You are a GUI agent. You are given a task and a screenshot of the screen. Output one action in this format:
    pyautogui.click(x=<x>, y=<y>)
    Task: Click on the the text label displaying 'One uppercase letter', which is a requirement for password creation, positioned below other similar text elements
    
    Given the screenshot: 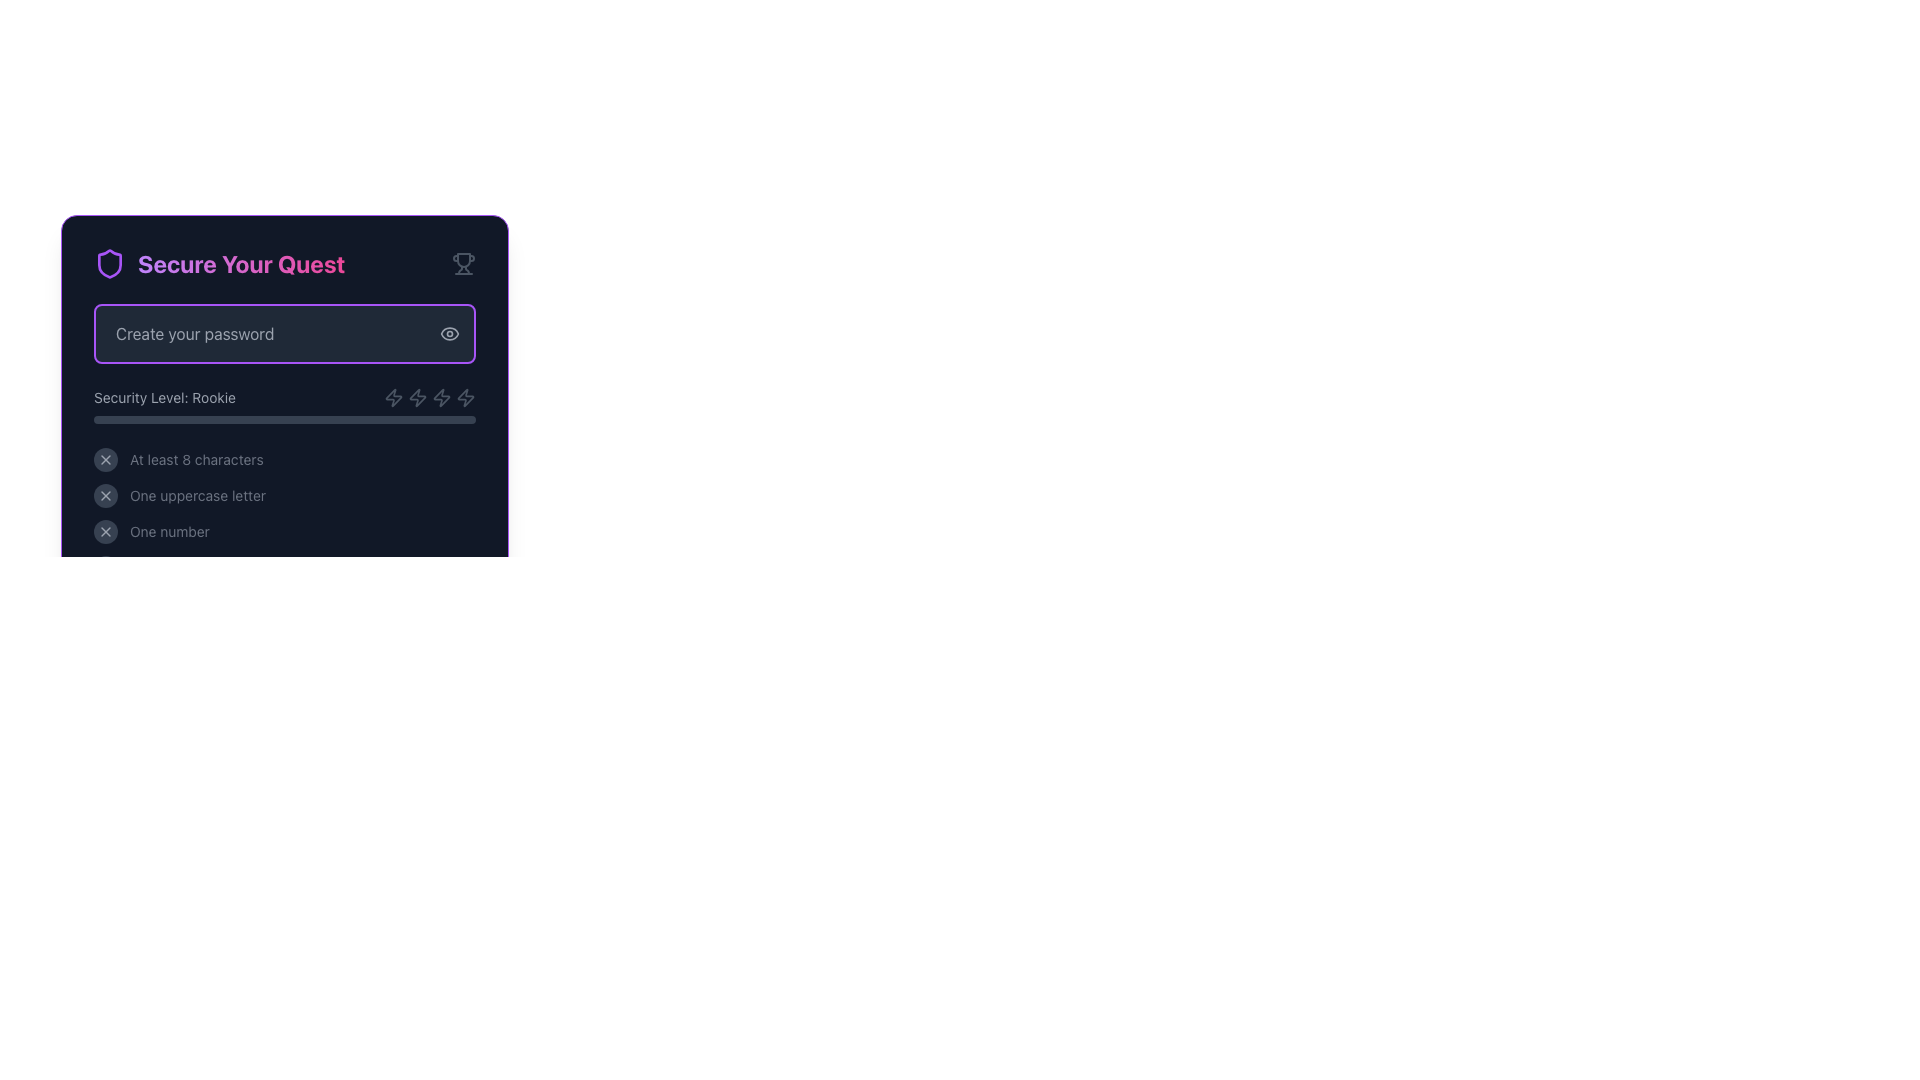 What is the action you would take?
    pyautogui.click(x=197, y=495)
    